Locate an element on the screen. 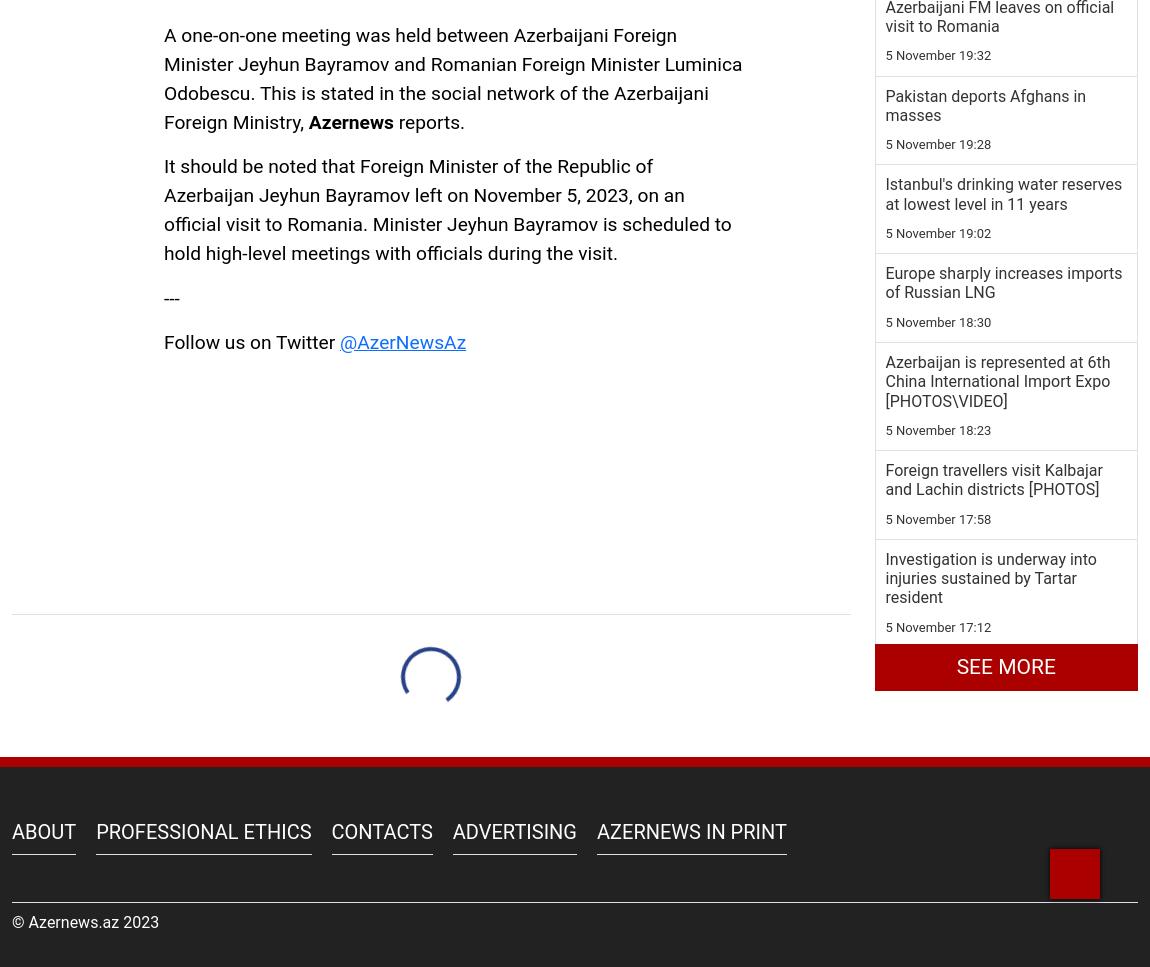  '5 November 11:53' is located at coordinates (885, 174).